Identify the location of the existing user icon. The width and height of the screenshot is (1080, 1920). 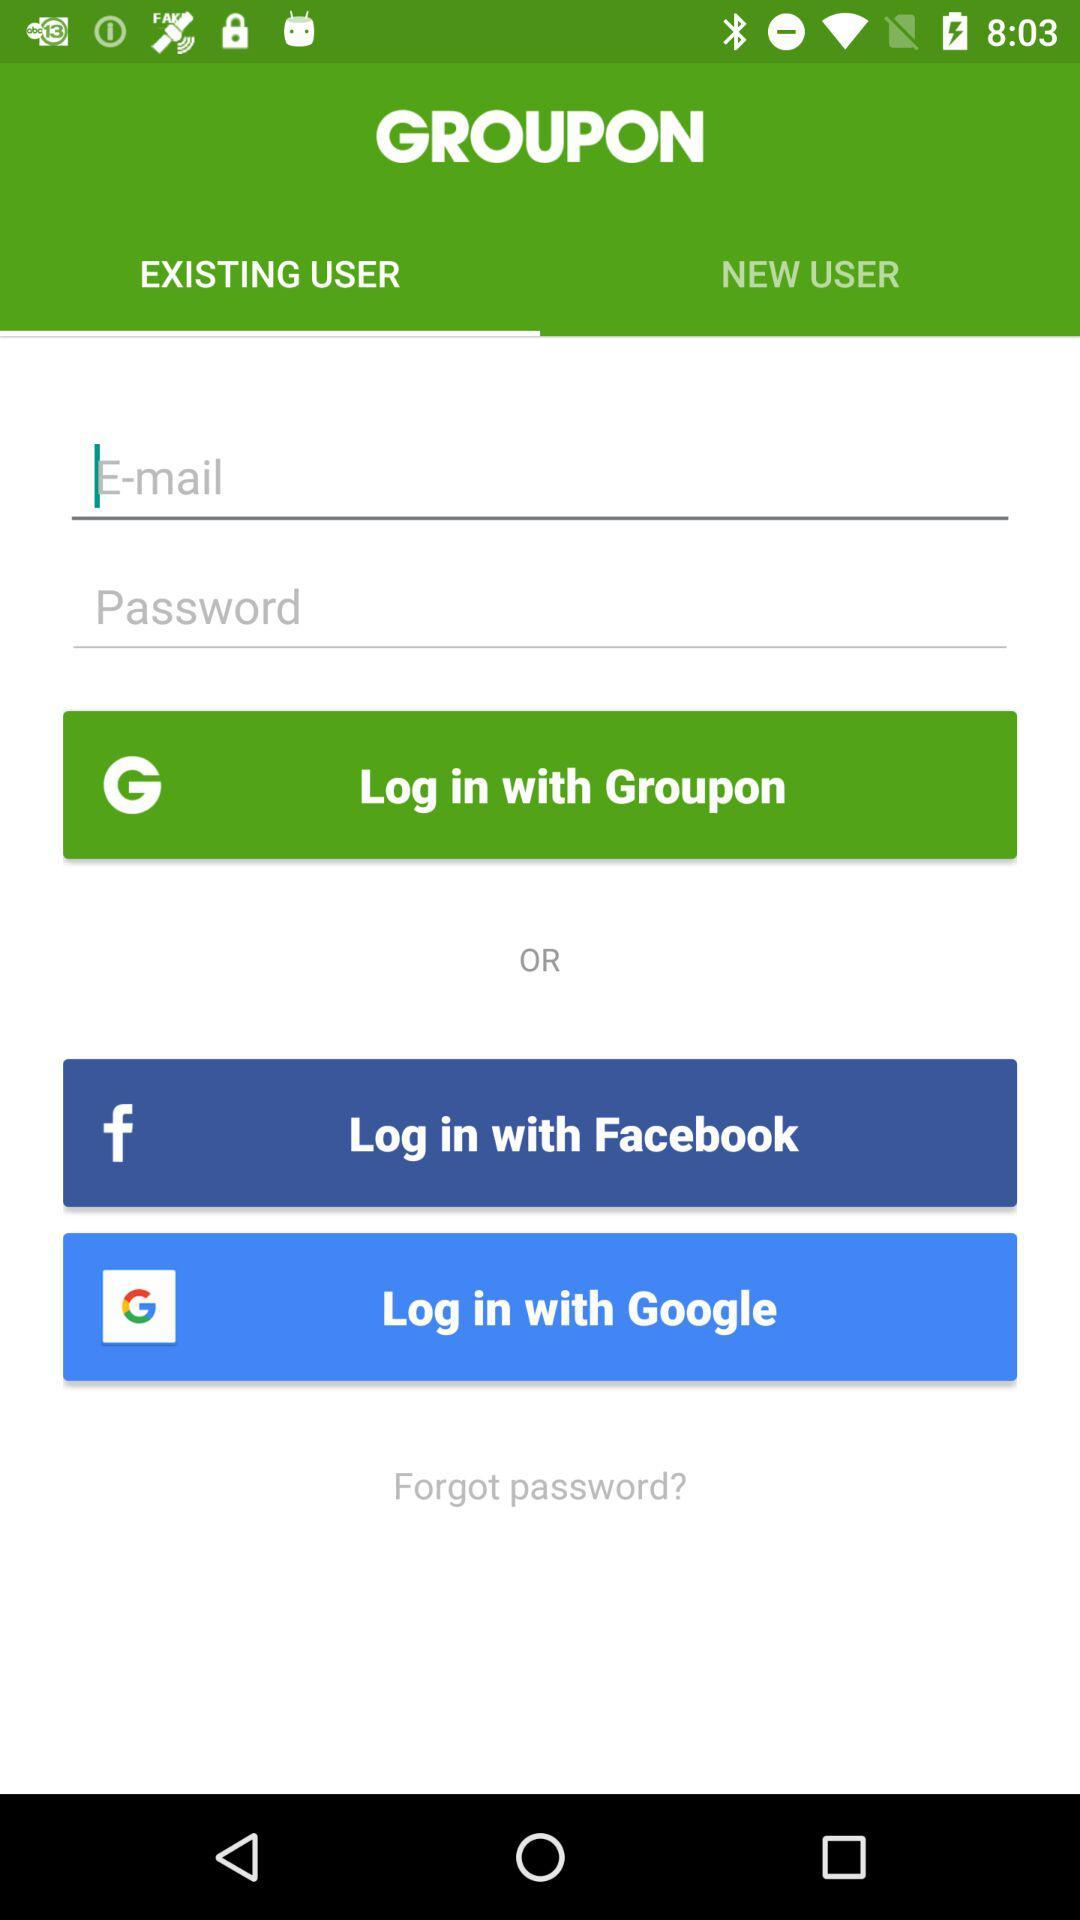
(270, 272).